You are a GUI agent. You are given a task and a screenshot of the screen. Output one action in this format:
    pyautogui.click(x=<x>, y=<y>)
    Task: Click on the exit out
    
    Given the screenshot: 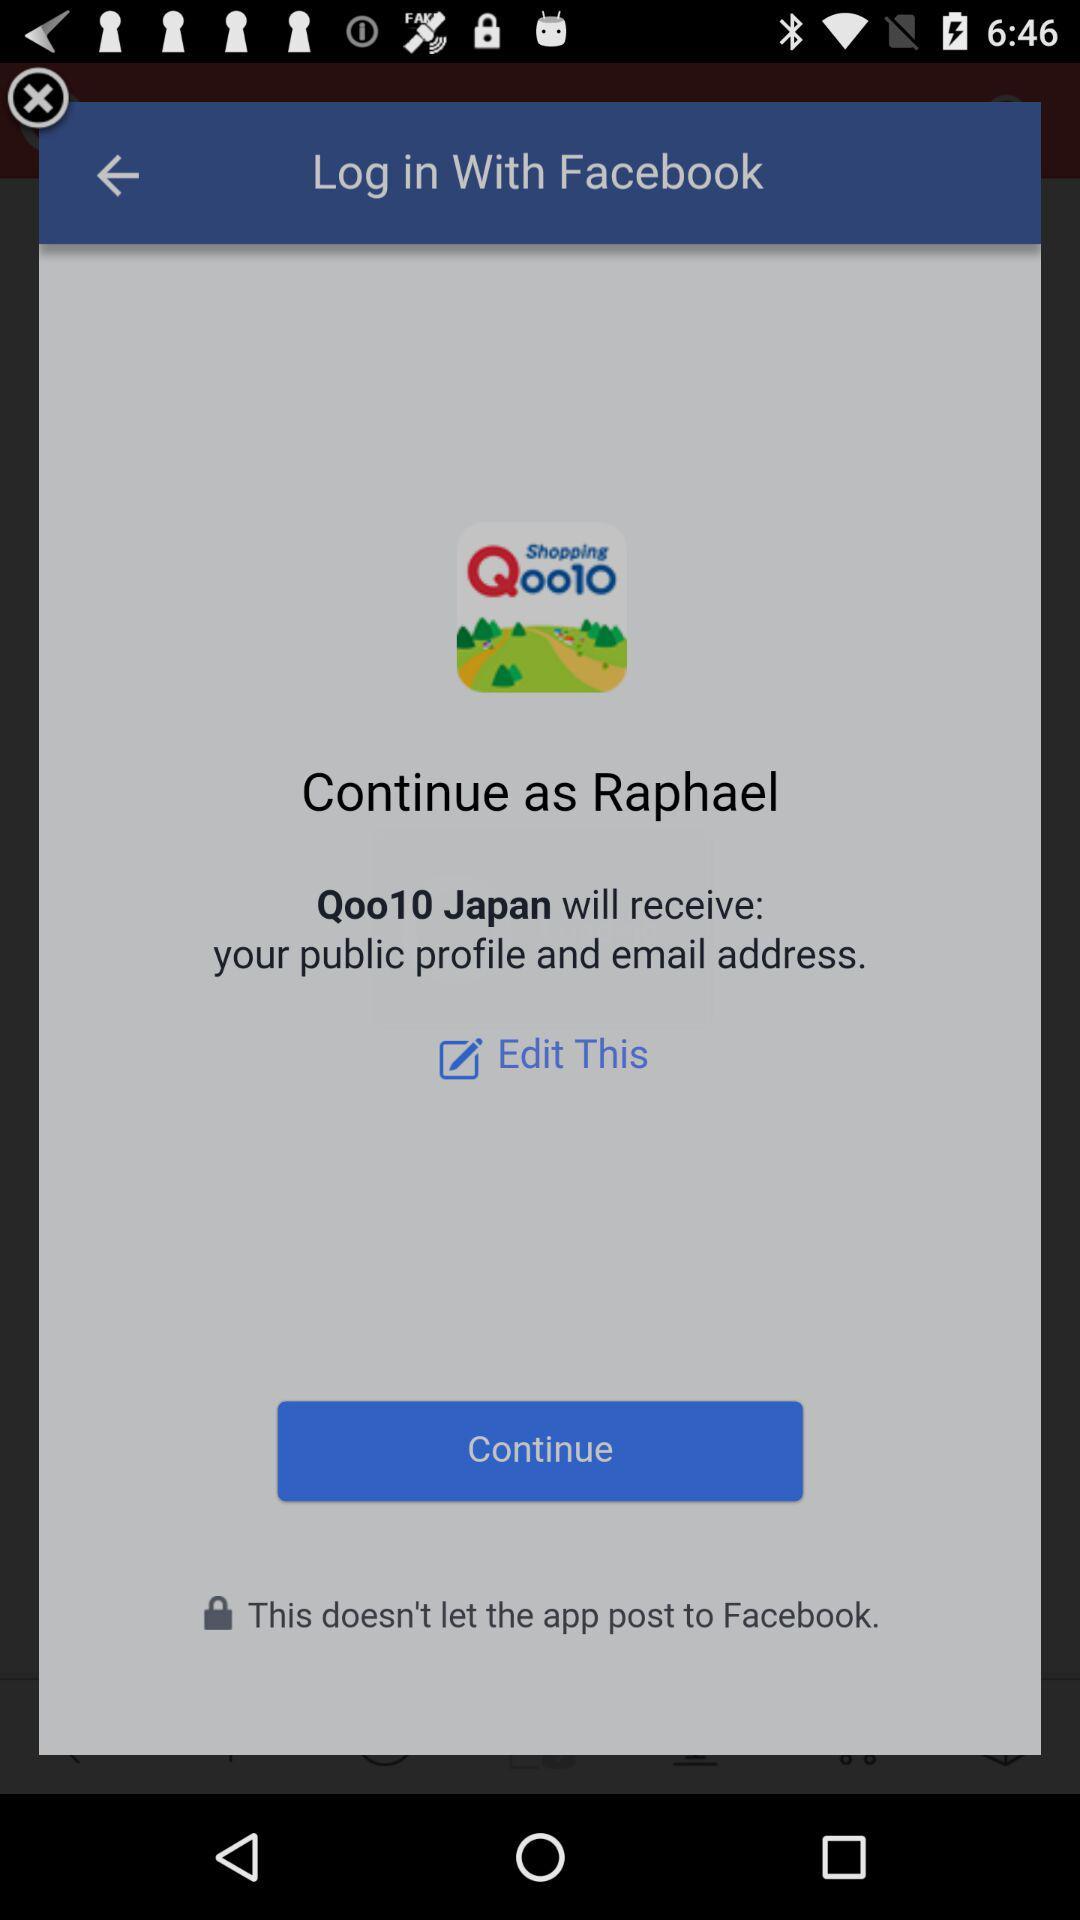 What is the action you would take?
    pyautogui.click(x=38, y=100)
    